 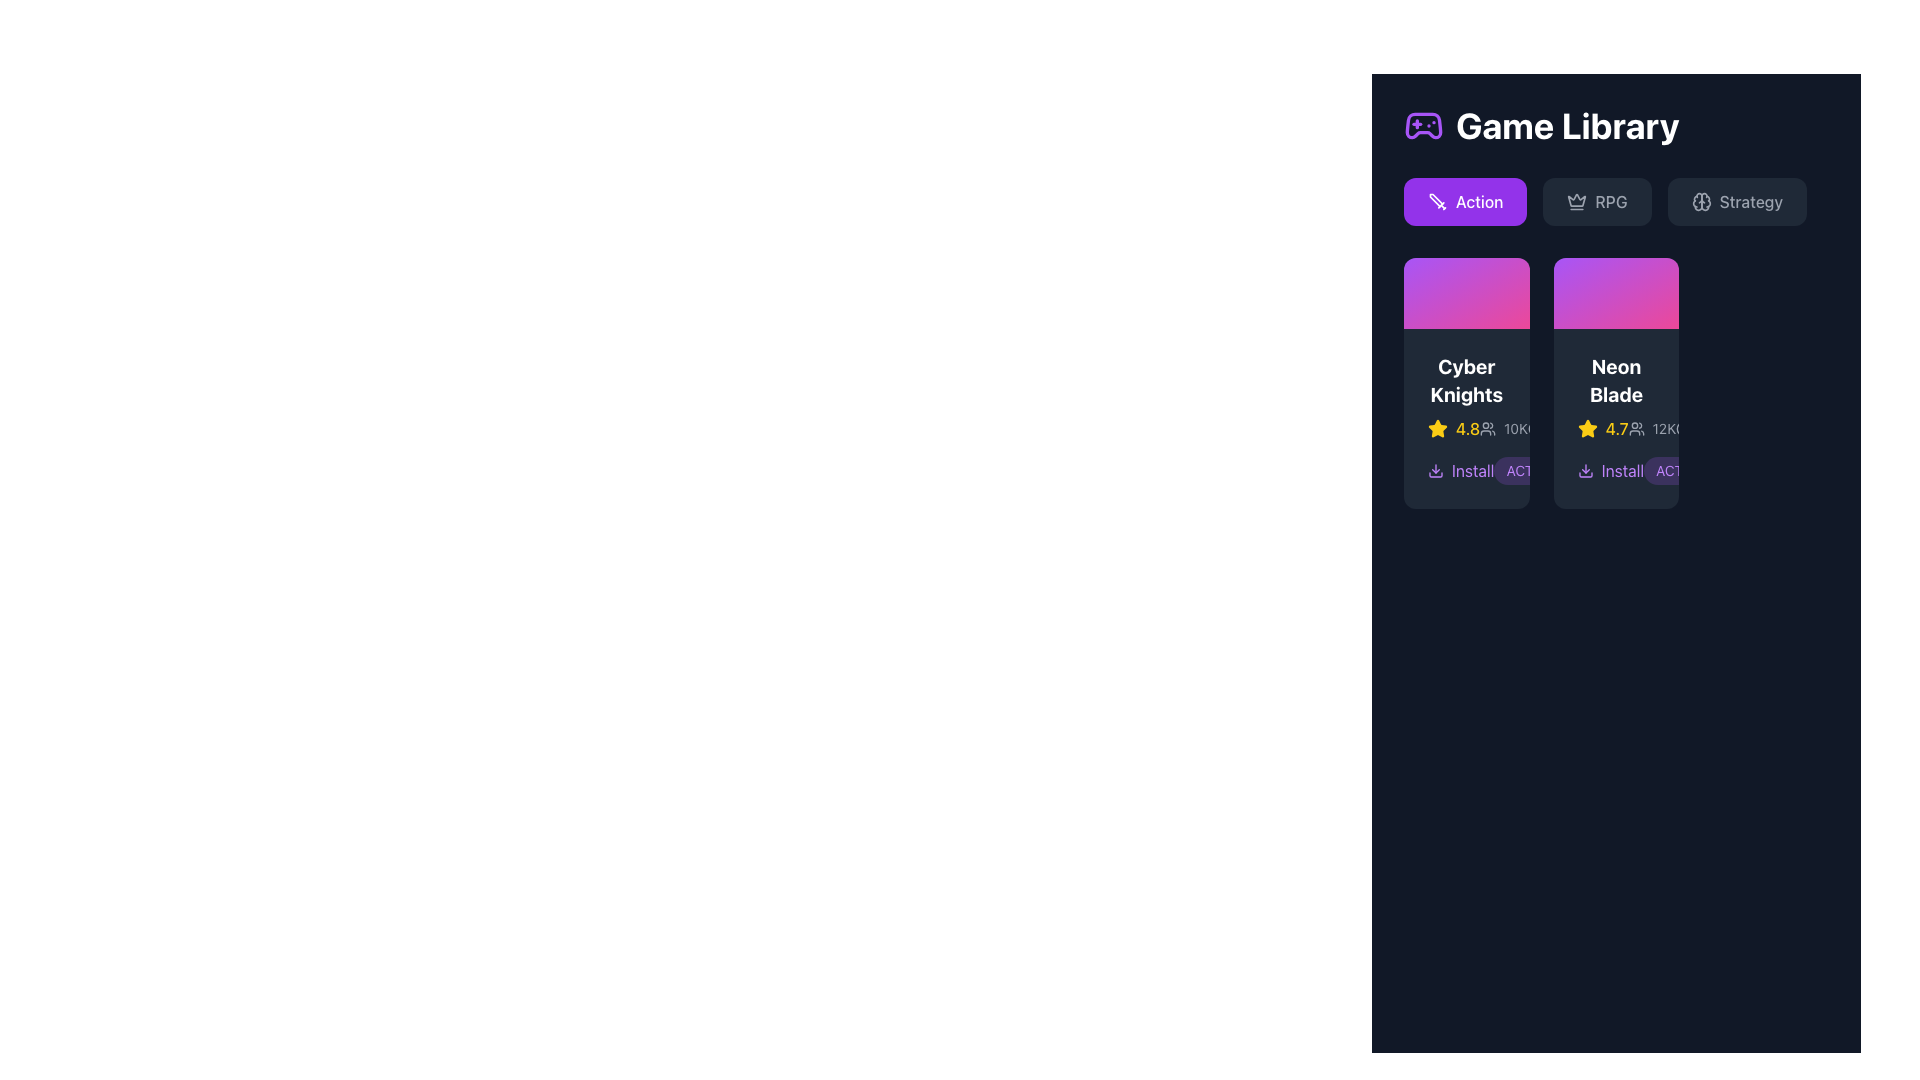 I want to click on displayed rating and user count information from the Rating and user count display located in the 'Cyber Knights' panel of the game library UI, so click(x=1466, y=427).